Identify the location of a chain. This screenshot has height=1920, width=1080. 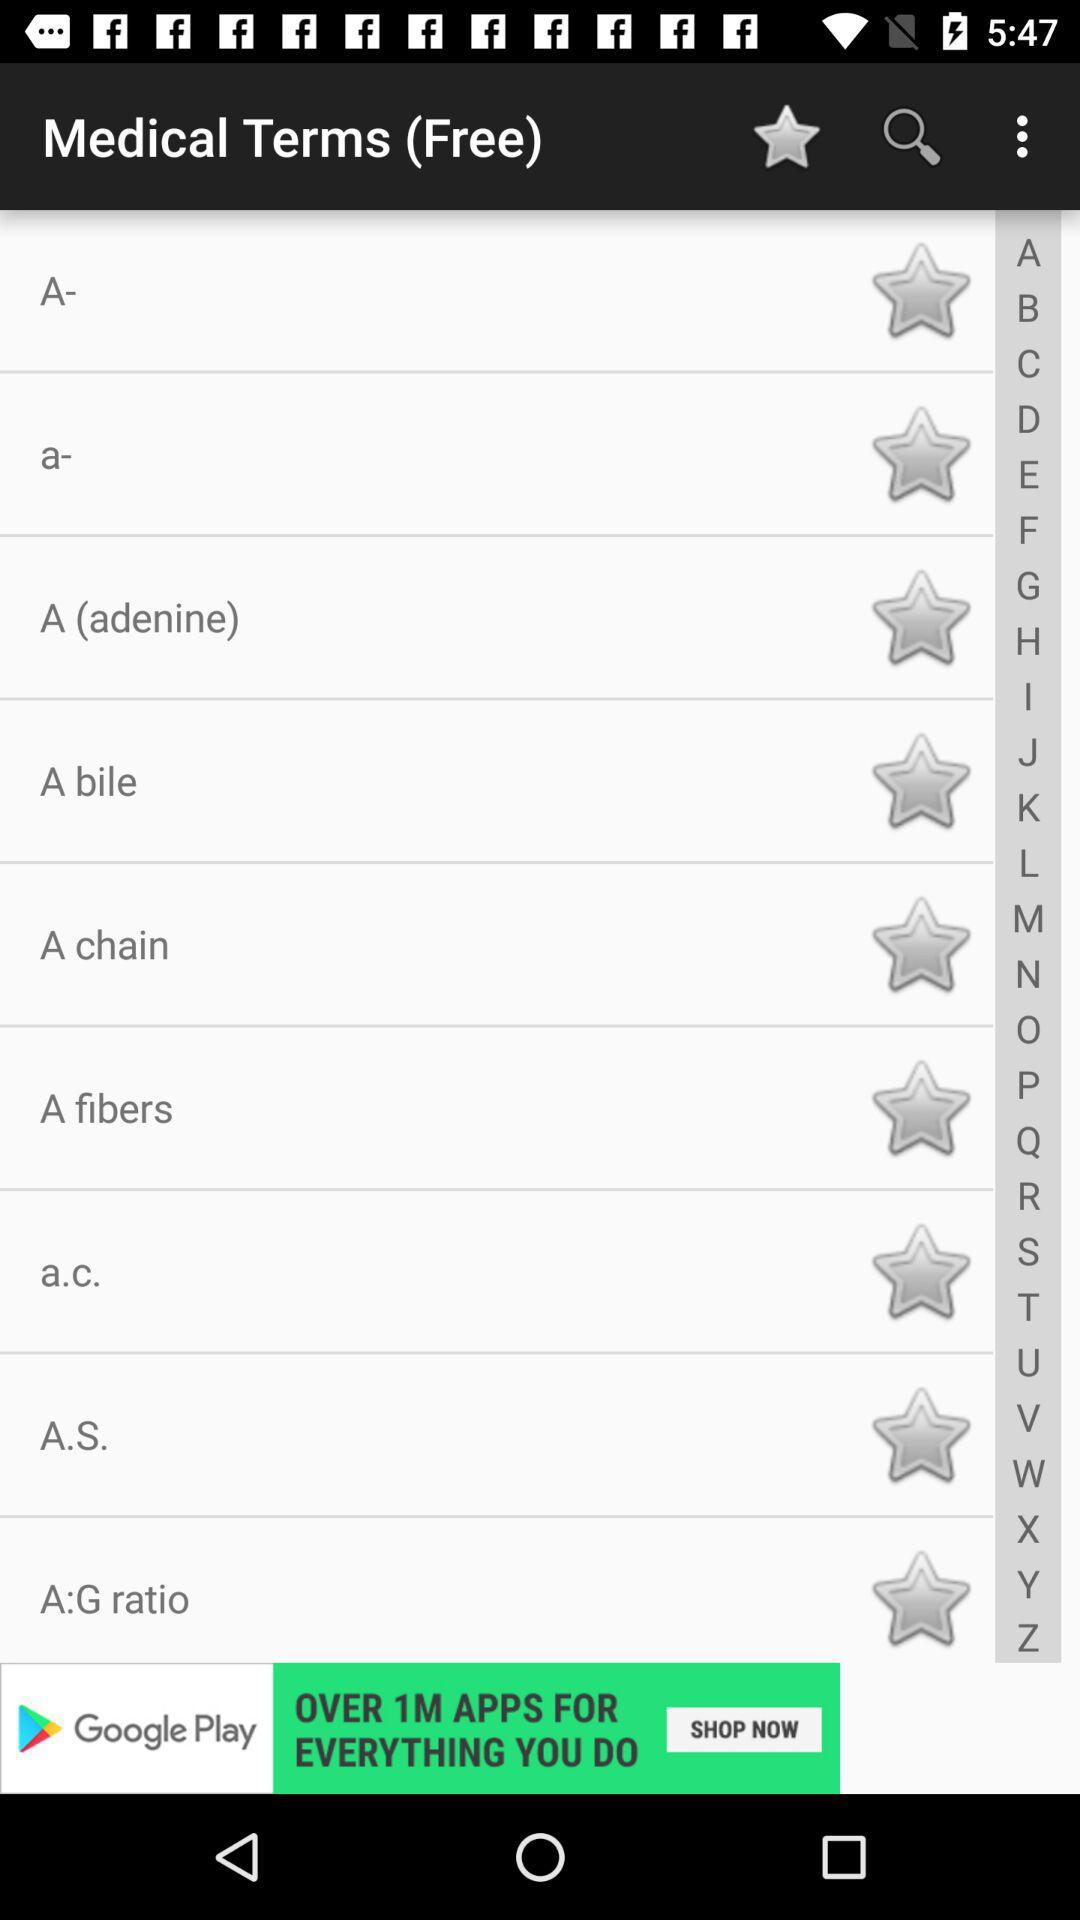
(920, 943).